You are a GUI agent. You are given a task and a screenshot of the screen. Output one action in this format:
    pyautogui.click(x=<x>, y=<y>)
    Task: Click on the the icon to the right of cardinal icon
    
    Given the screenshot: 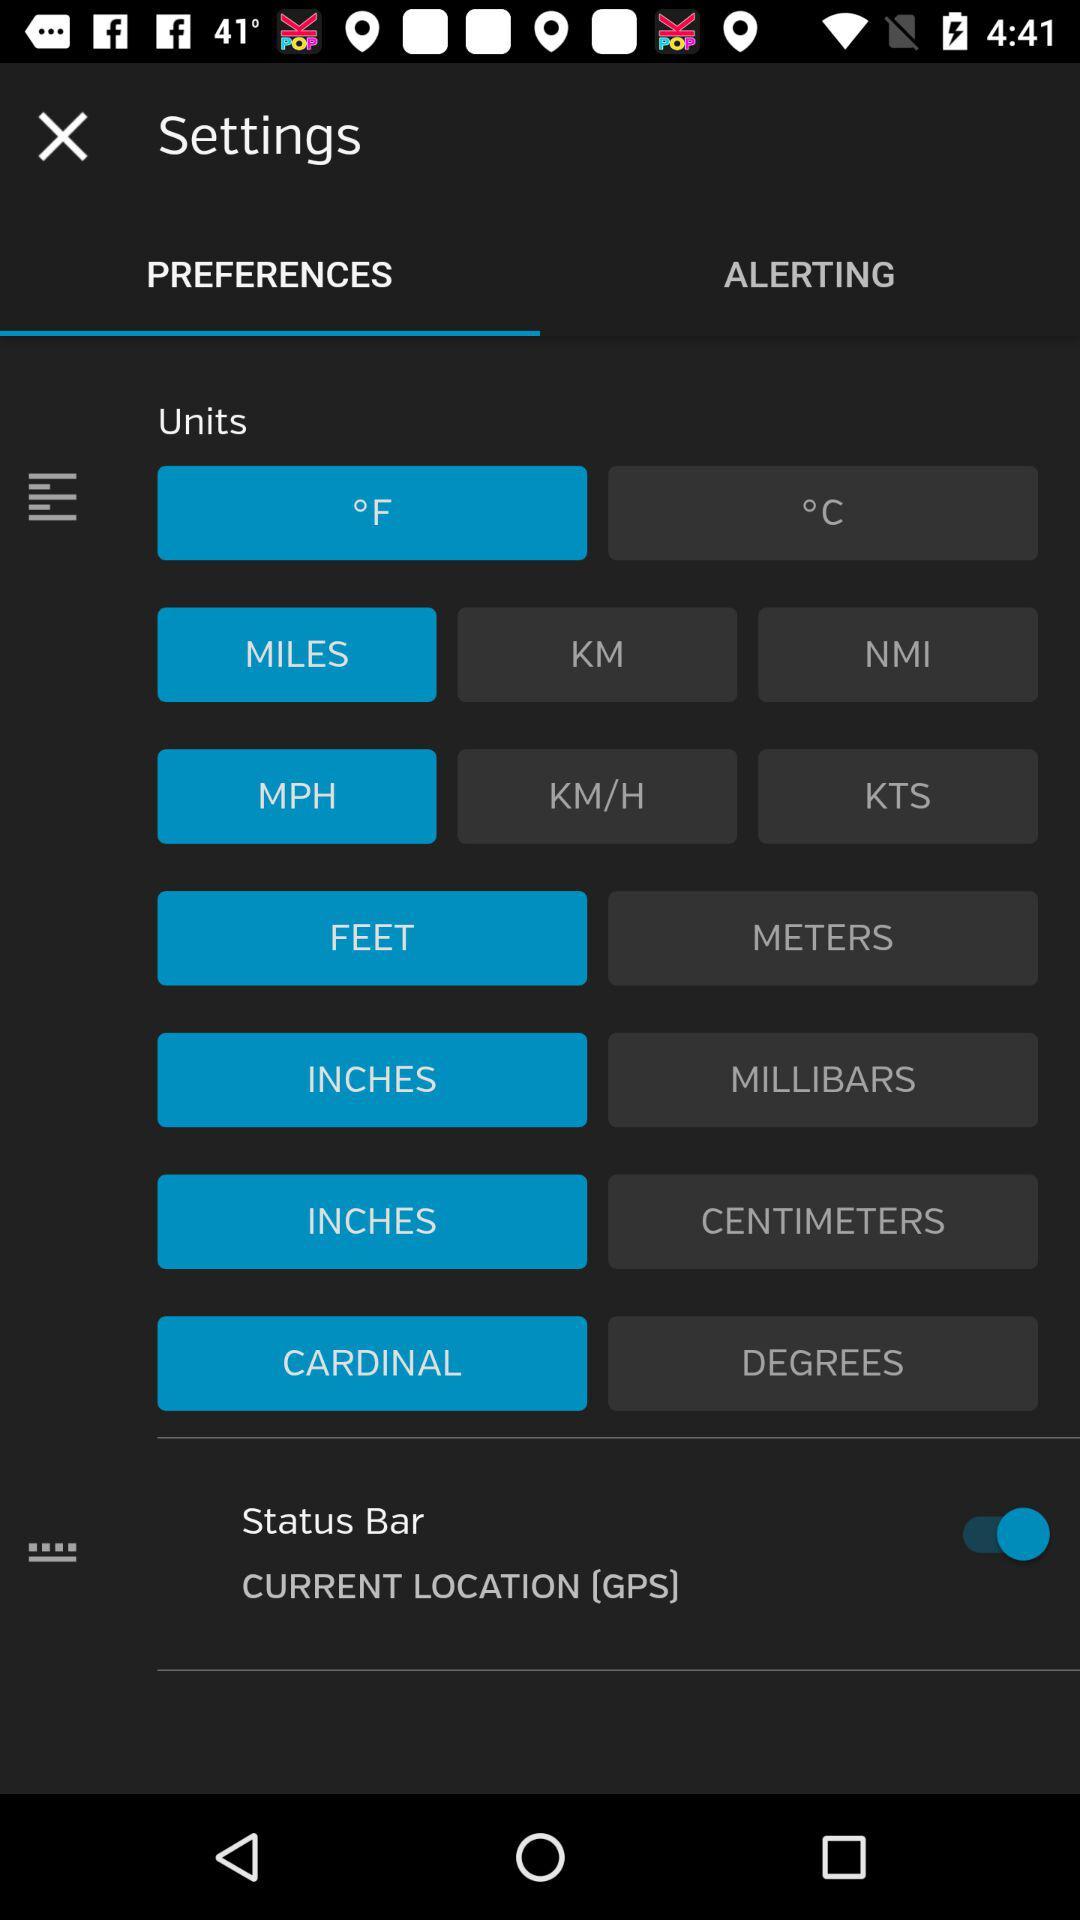 What is the action you would take?
    pyautogui.click(x=823, y=1362)
    